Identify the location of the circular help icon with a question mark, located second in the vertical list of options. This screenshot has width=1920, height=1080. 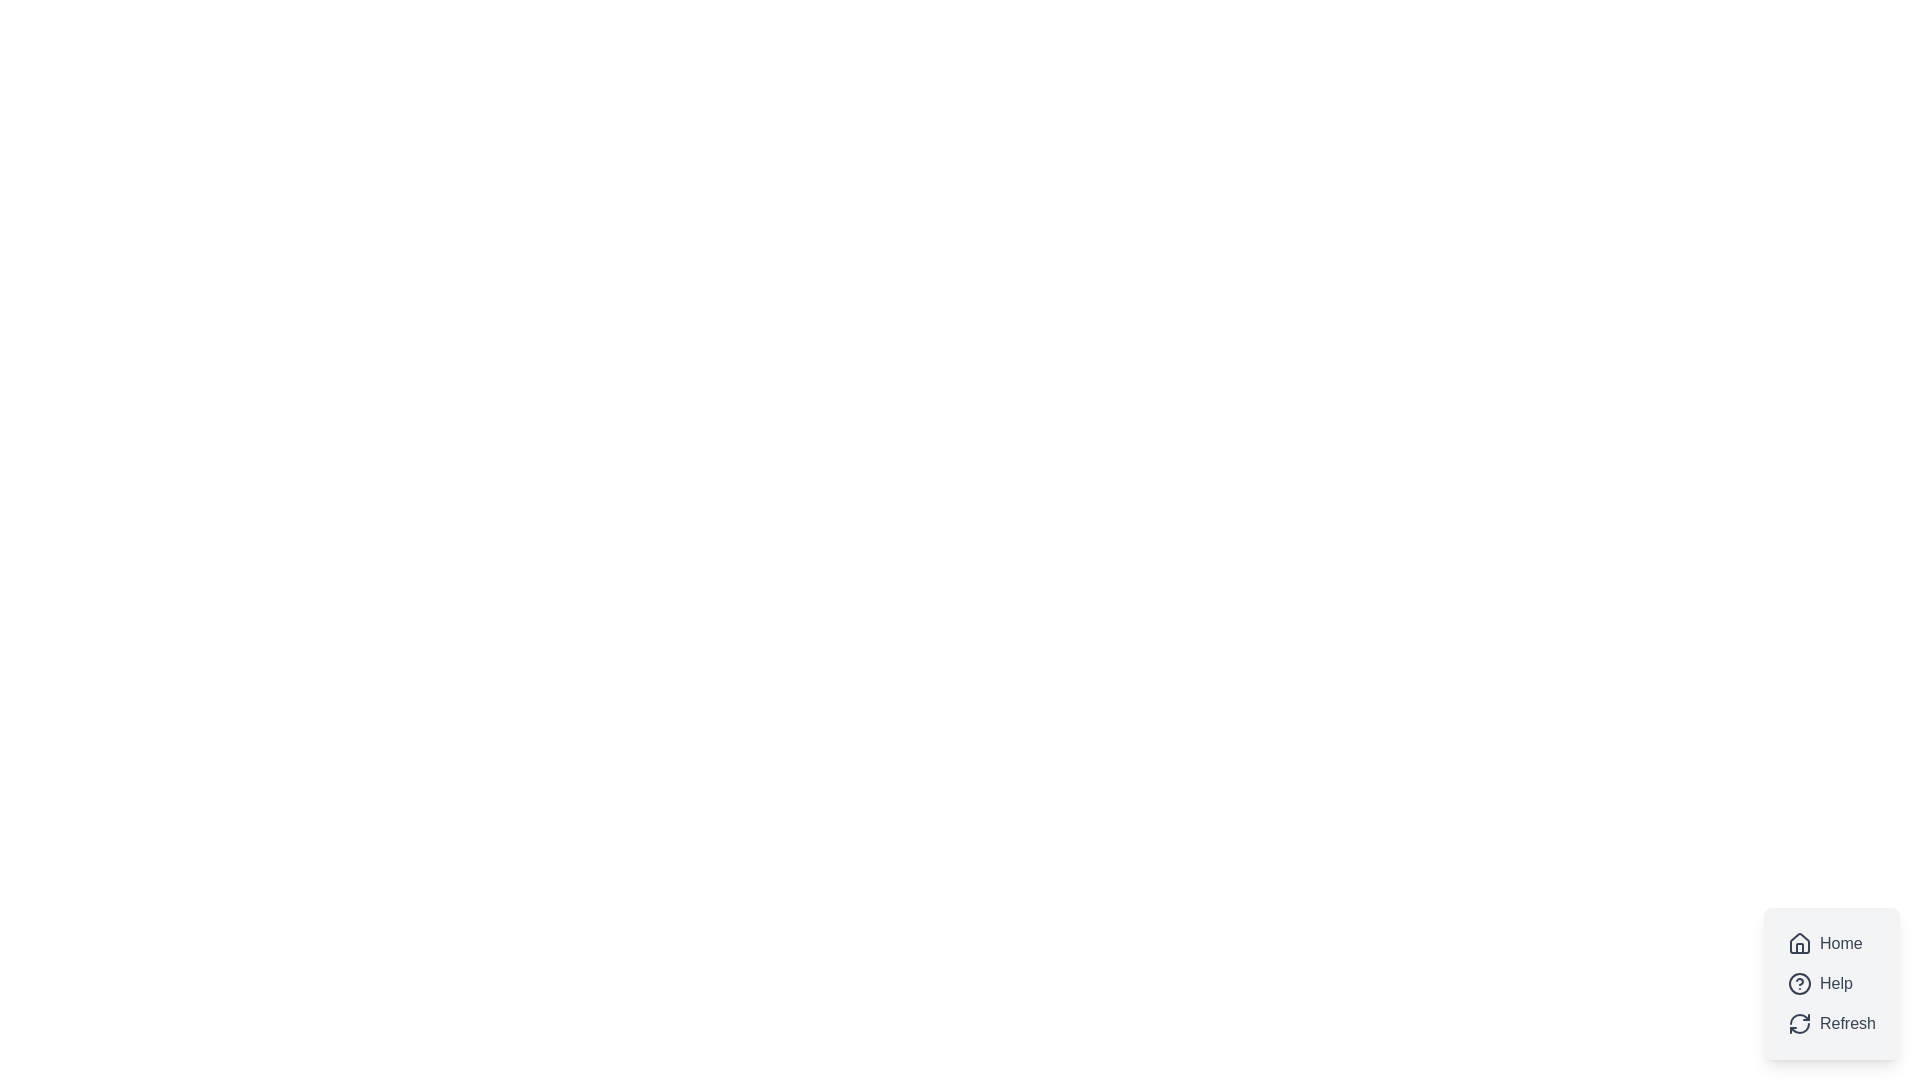
(1800, 982).